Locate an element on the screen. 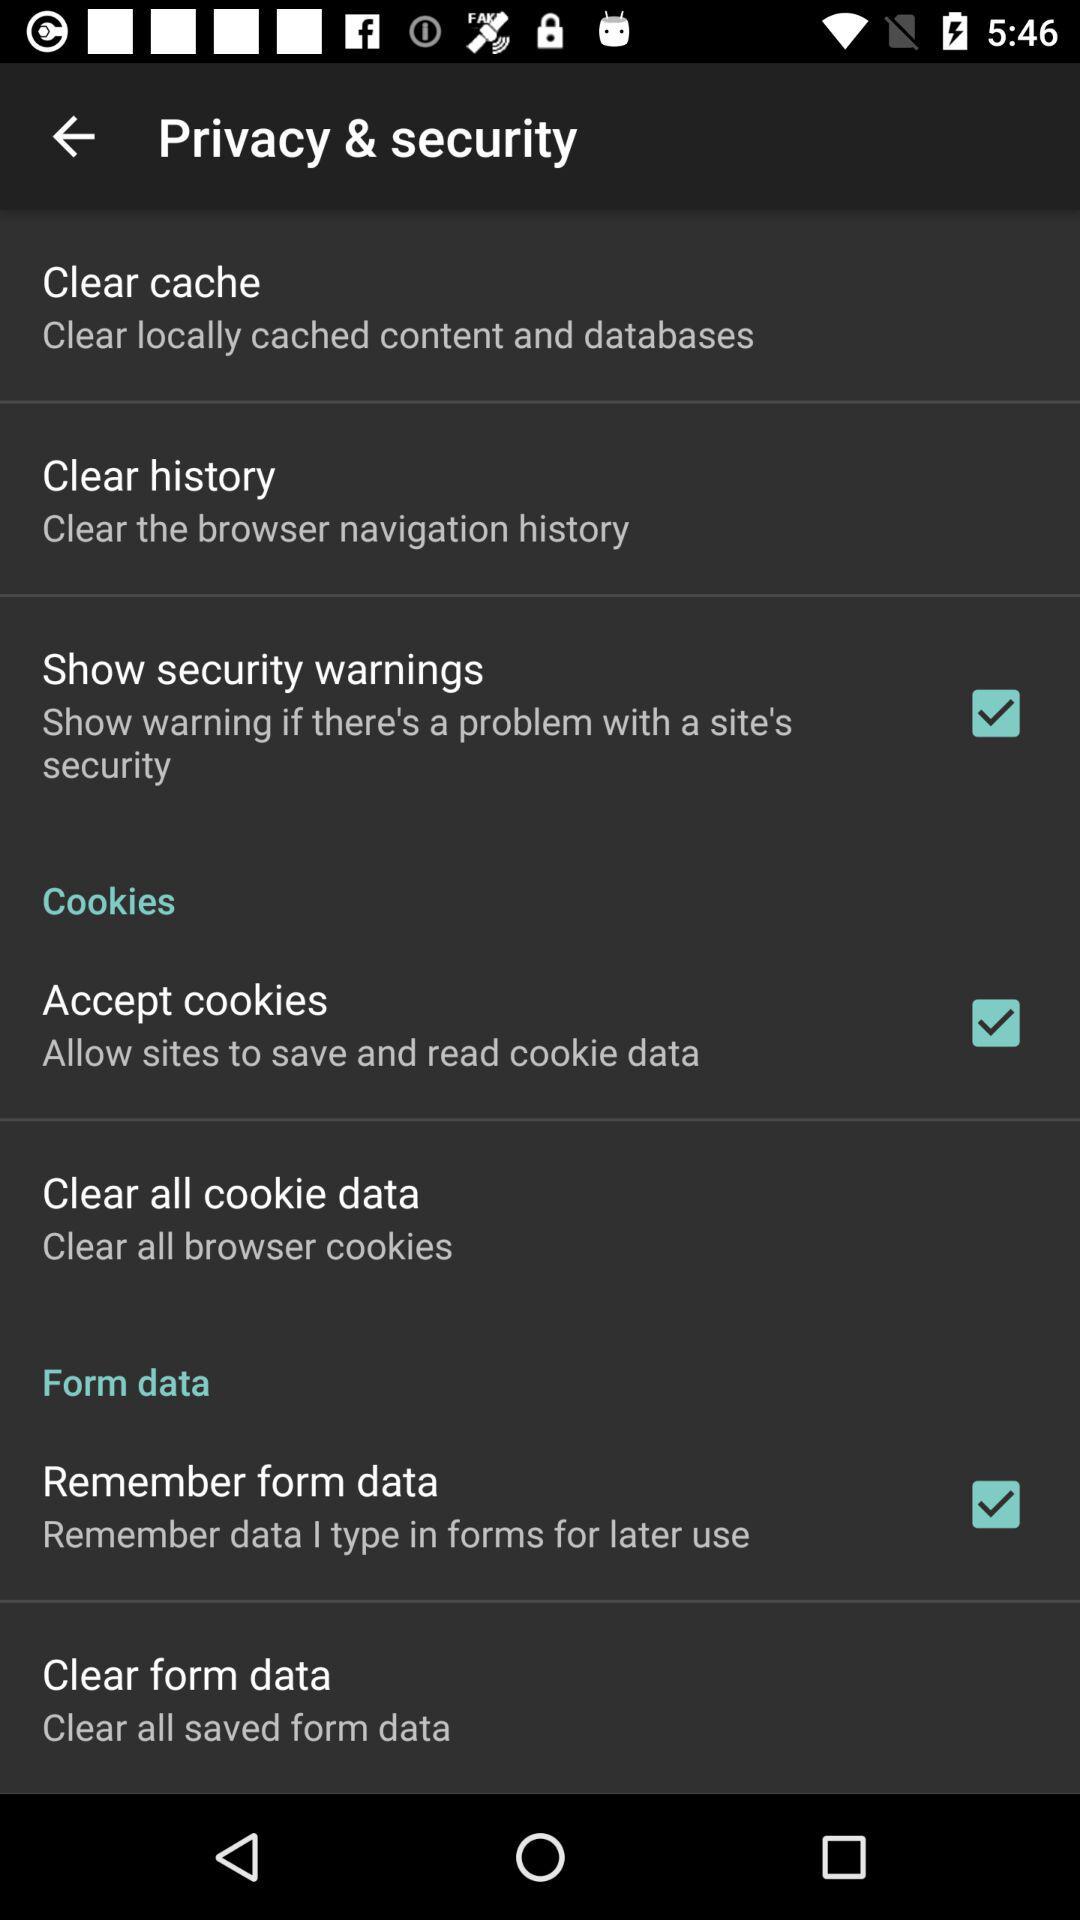 This screenshot has width=1080, height=1920. allow sites to is located at coordinates (371, 1050).